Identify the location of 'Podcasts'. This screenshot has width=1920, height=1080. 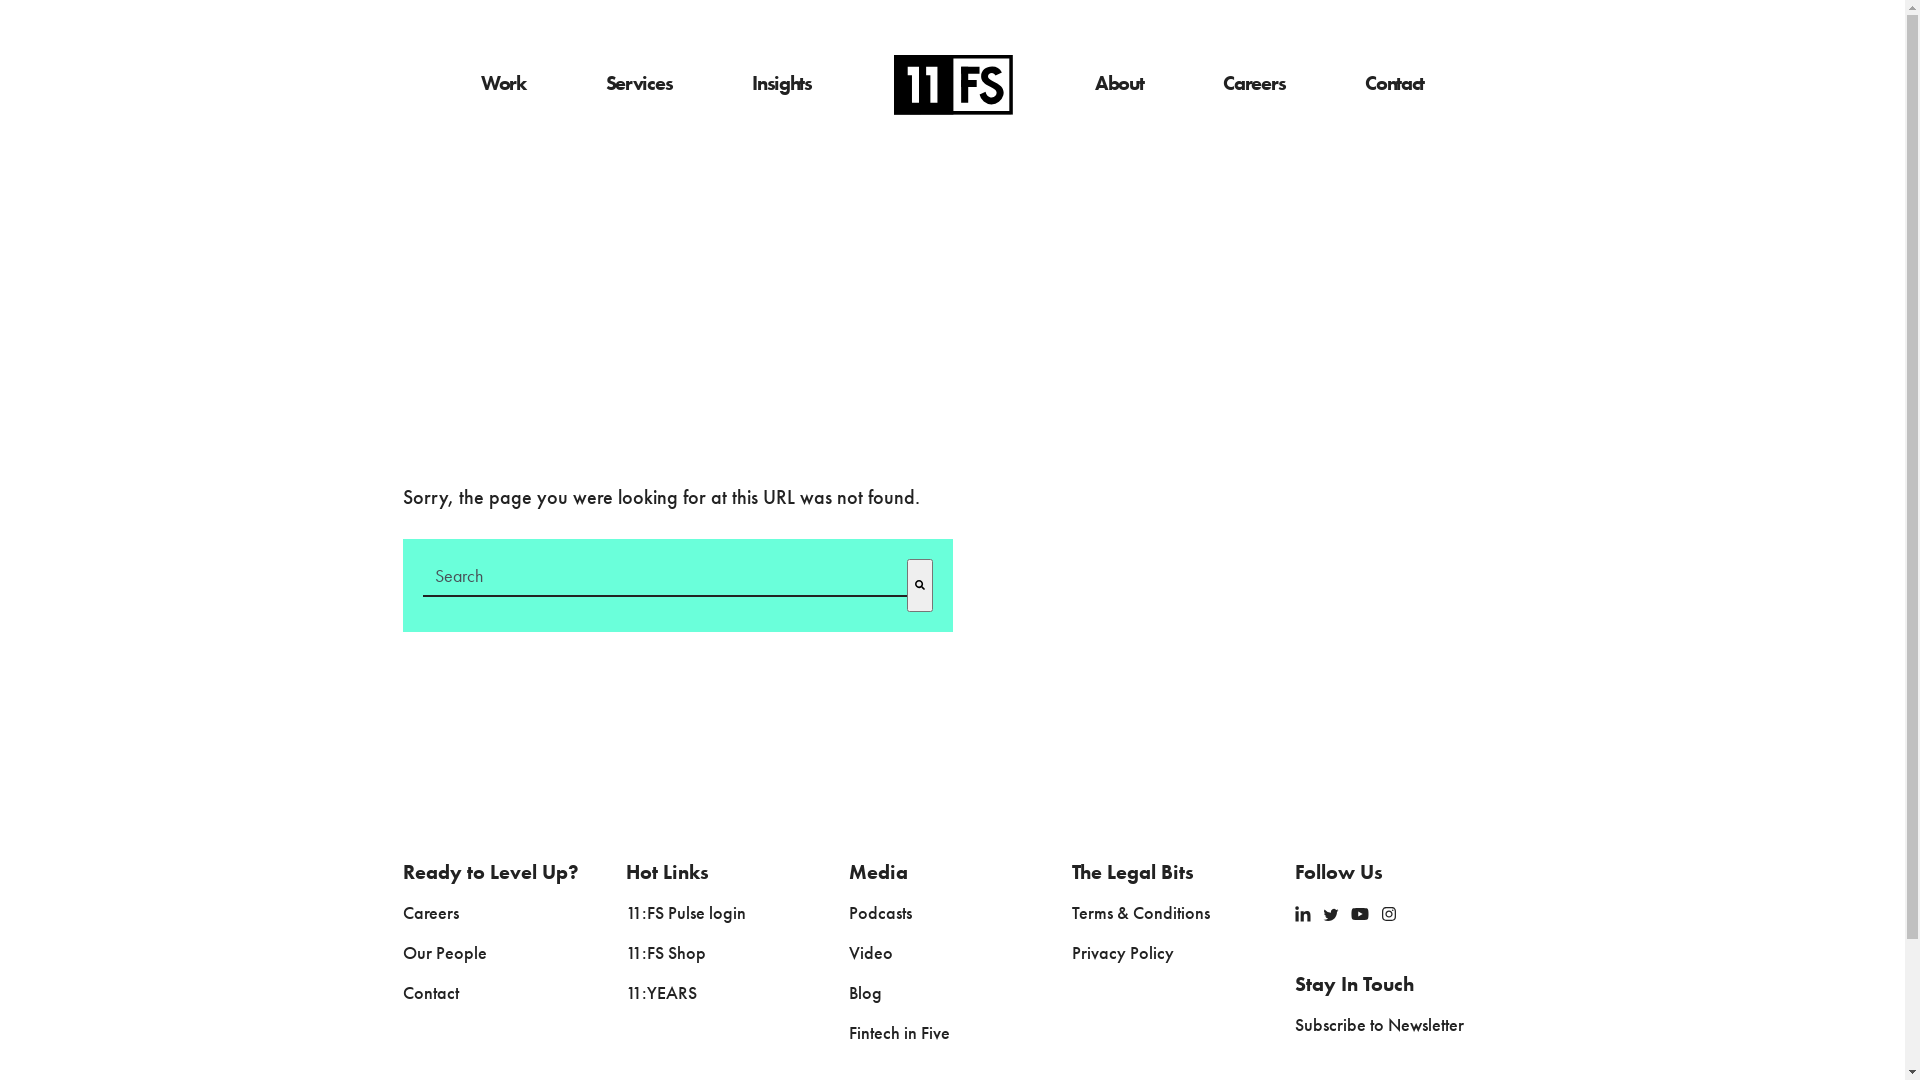
(880, 914).